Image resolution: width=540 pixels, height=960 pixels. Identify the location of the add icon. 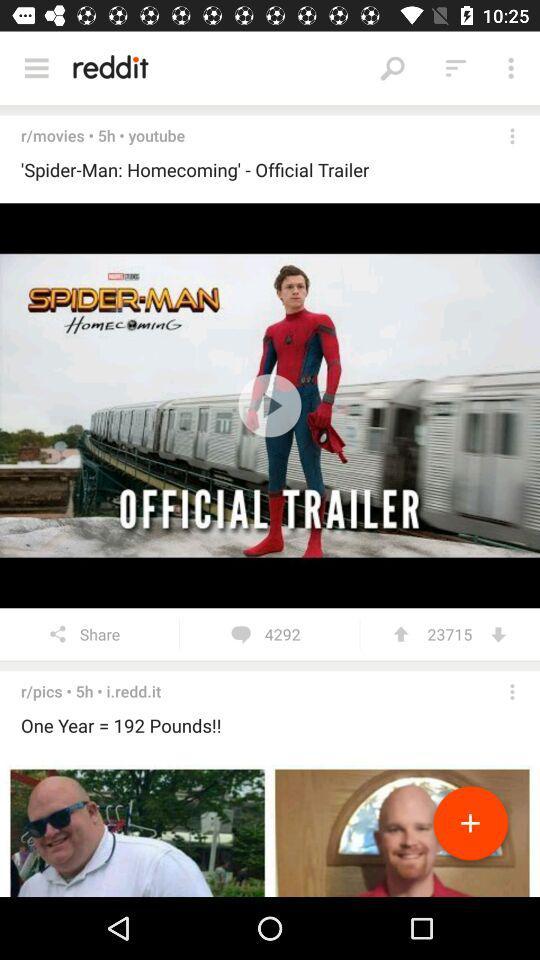
(470, 827).